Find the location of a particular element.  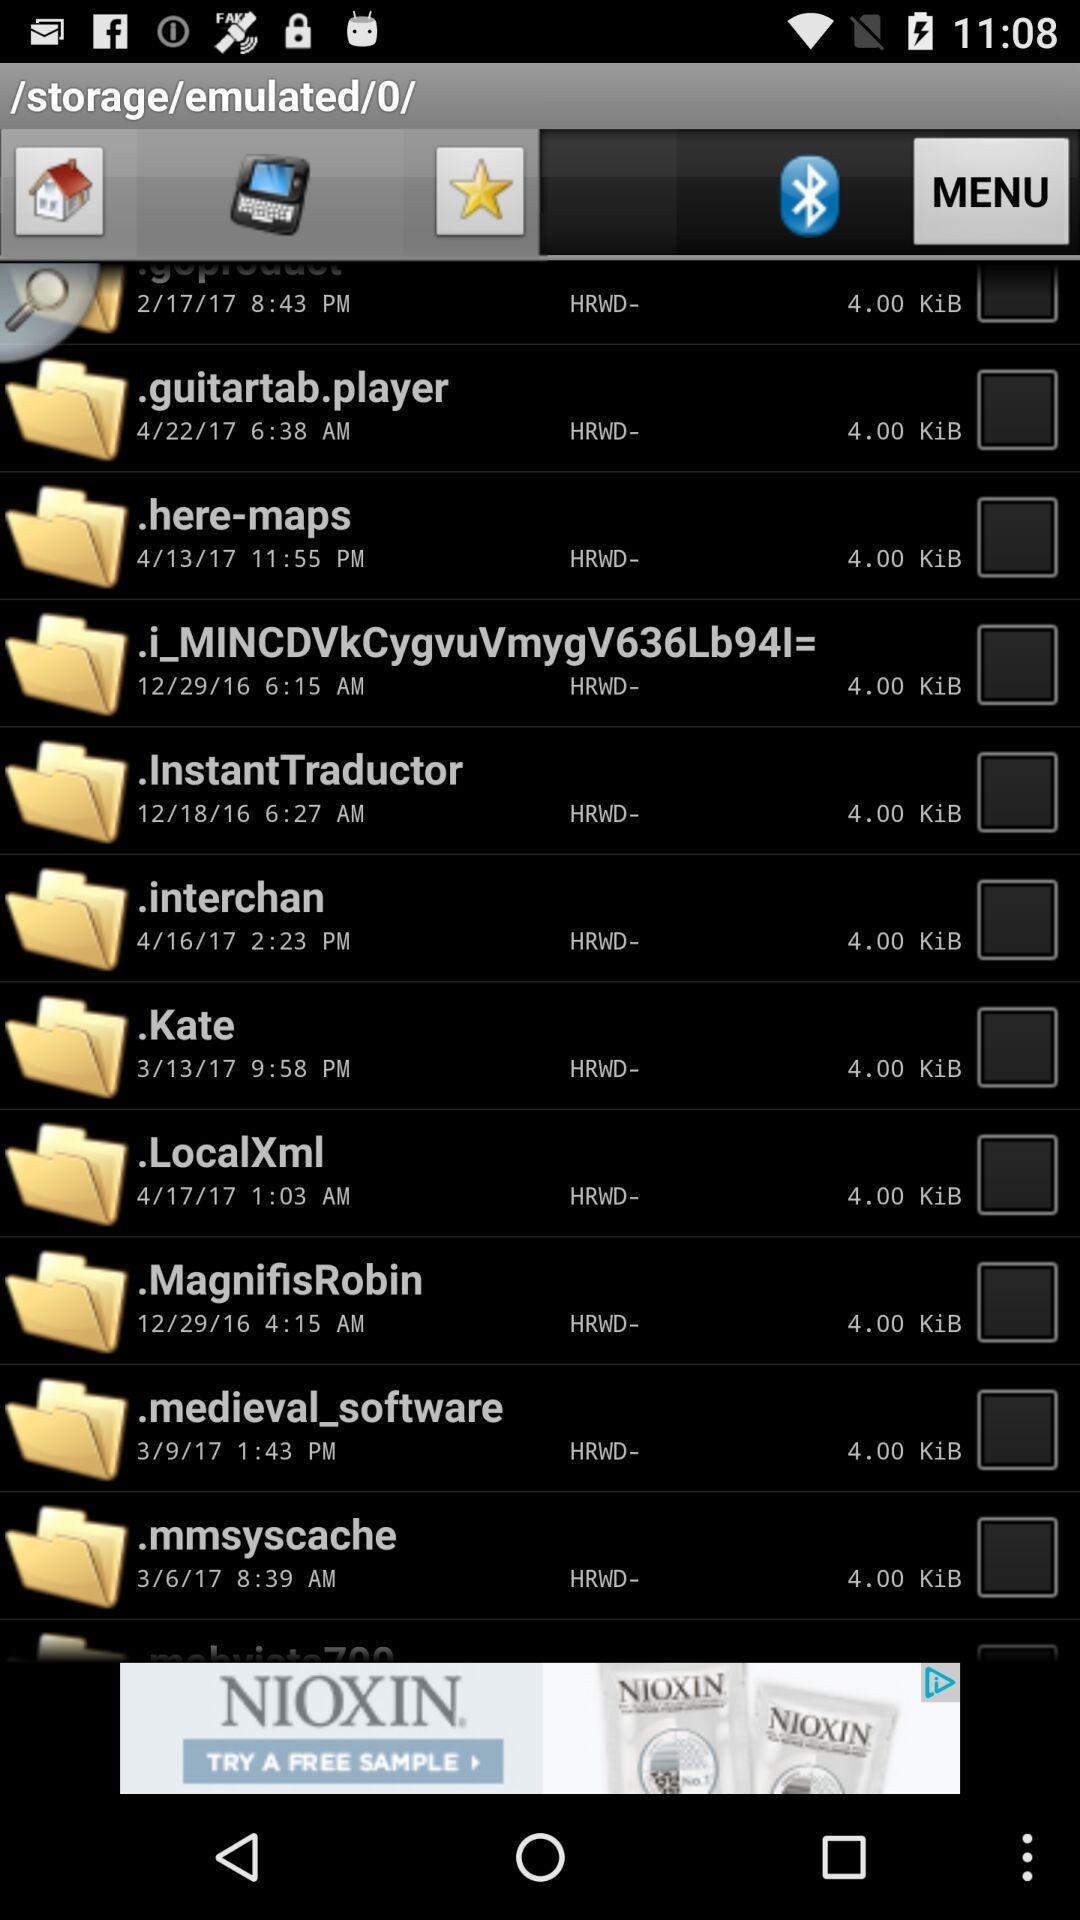

button is located at coordinates (1023, 916).